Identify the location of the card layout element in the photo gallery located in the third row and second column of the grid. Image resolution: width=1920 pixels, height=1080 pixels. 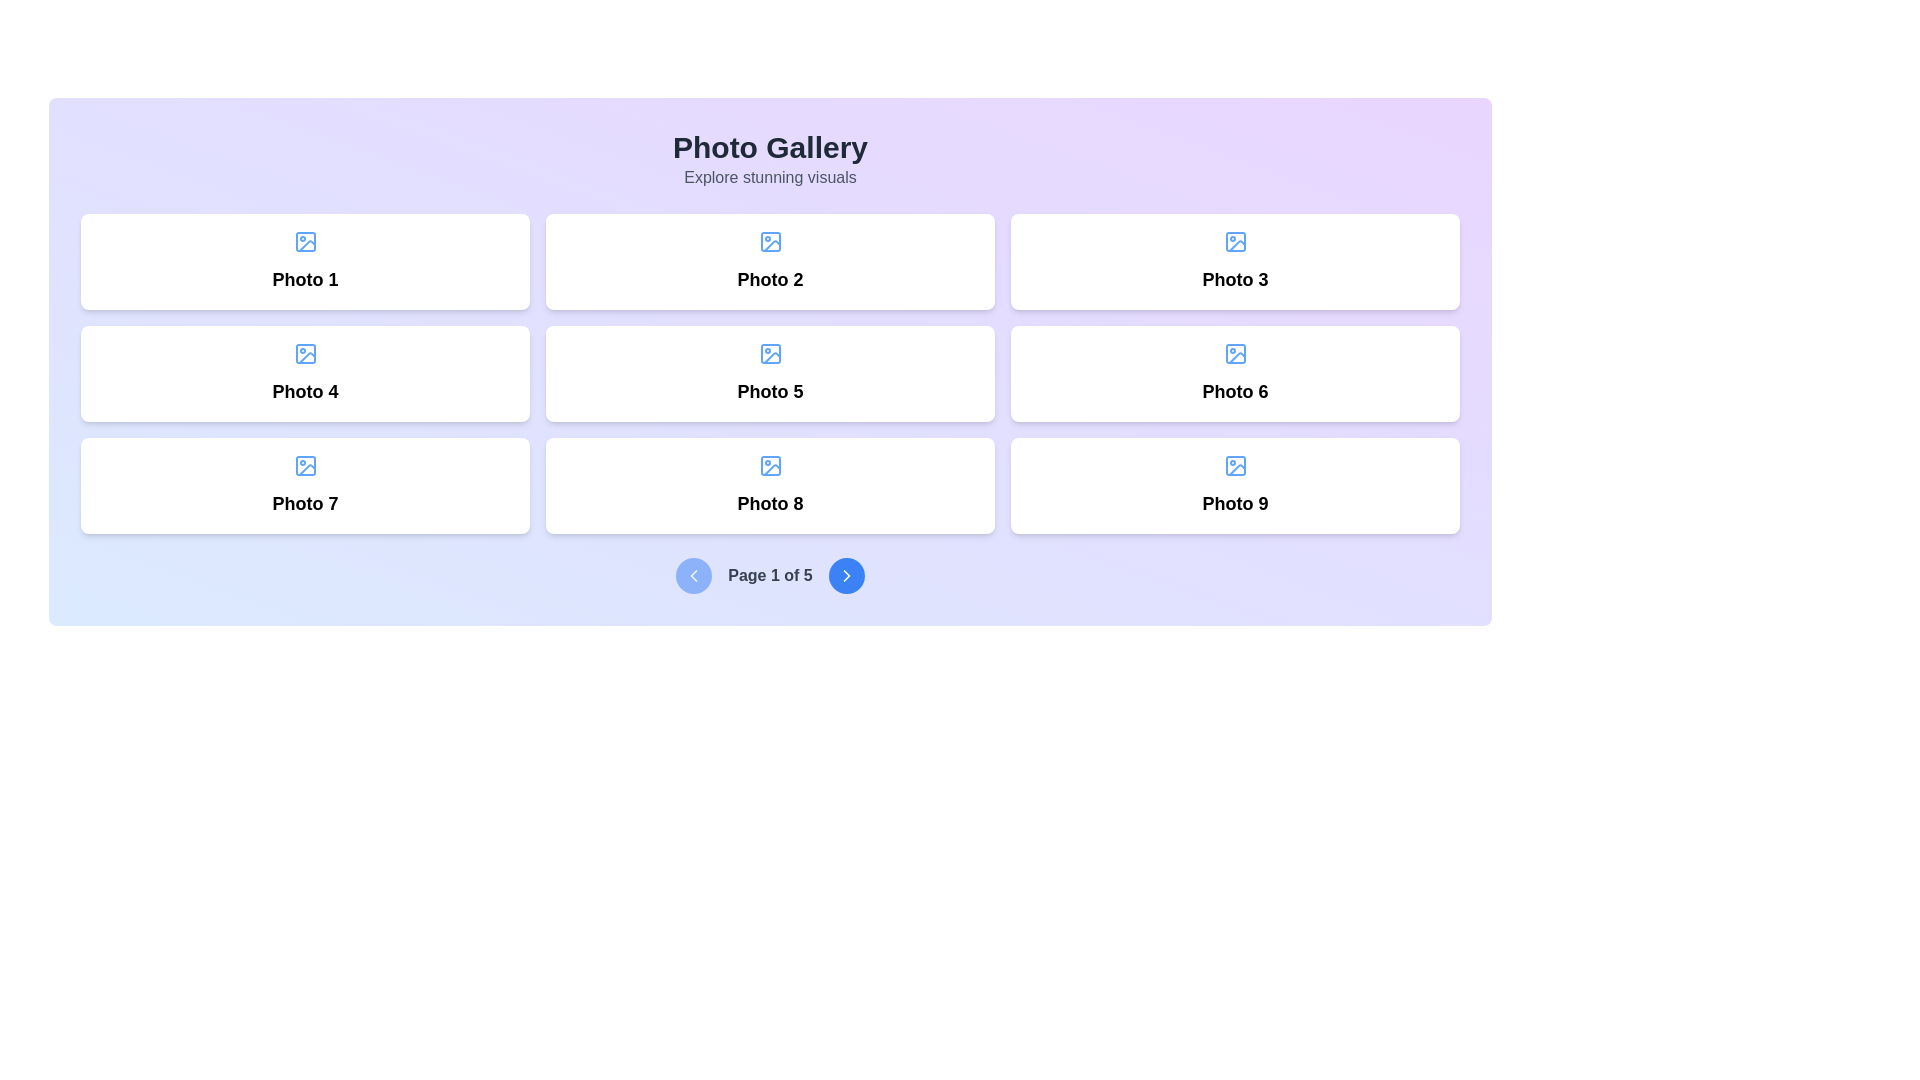
(769, 486).